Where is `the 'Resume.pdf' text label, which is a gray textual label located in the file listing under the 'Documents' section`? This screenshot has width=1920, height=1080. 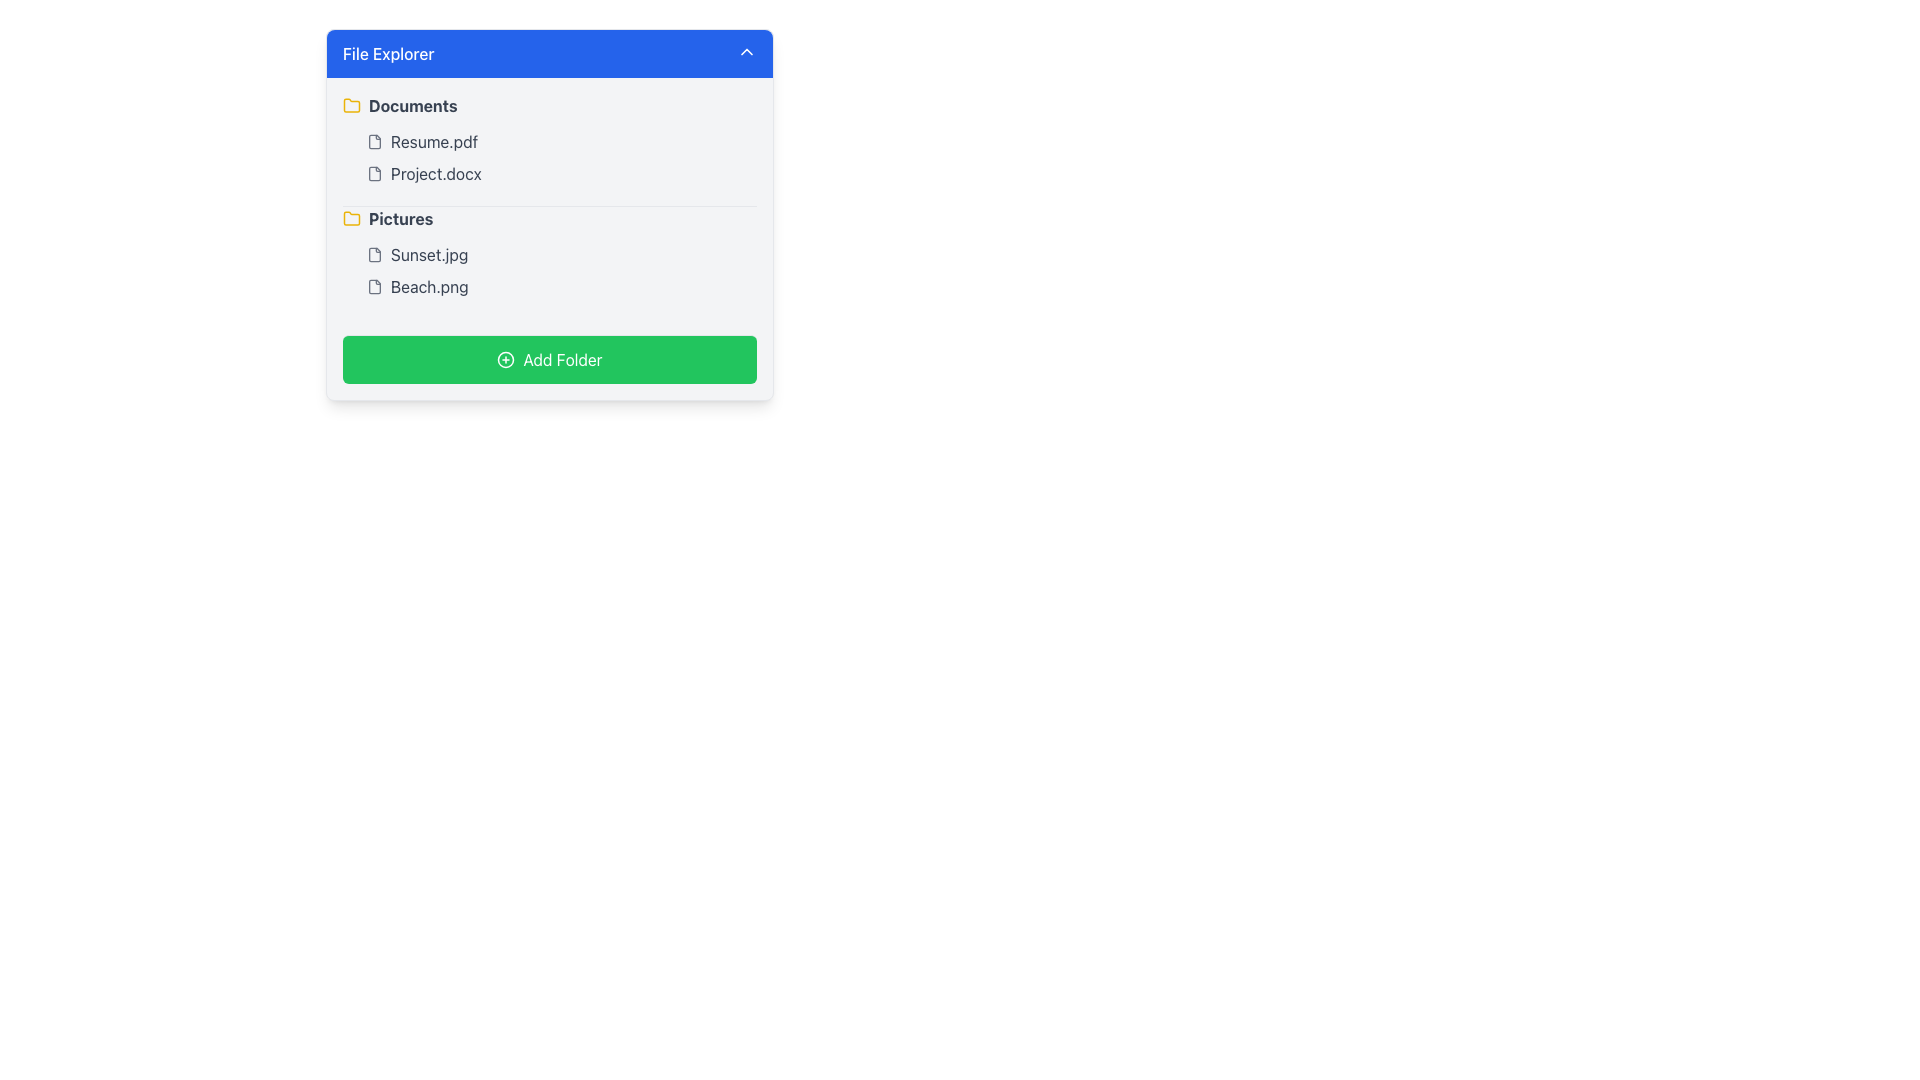
the 'Resume.pdf' text label, which is a gray textual label located in the file listing under the 'Documents' section is located at coordinates (433, 141).